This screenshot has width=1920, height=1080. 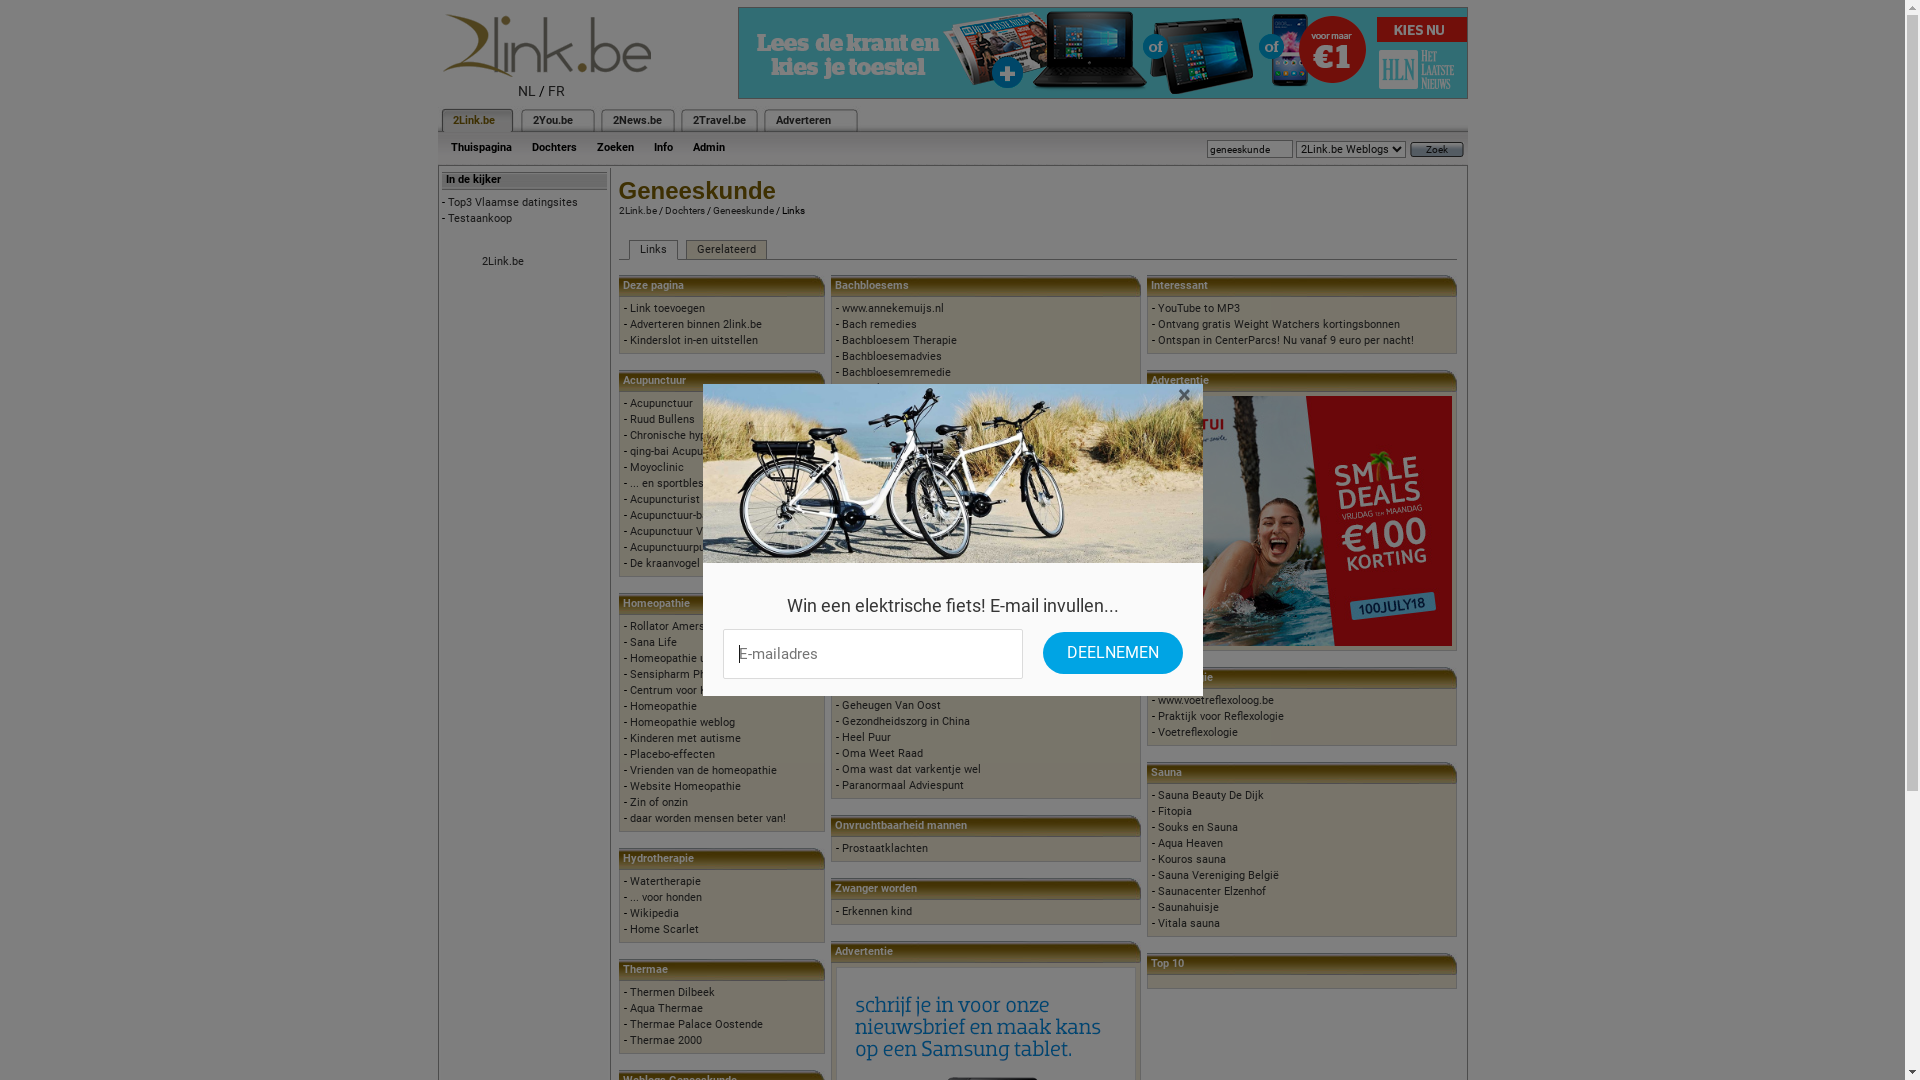 I want to click on 'Geneeskunde', so click(x=741, y=210).